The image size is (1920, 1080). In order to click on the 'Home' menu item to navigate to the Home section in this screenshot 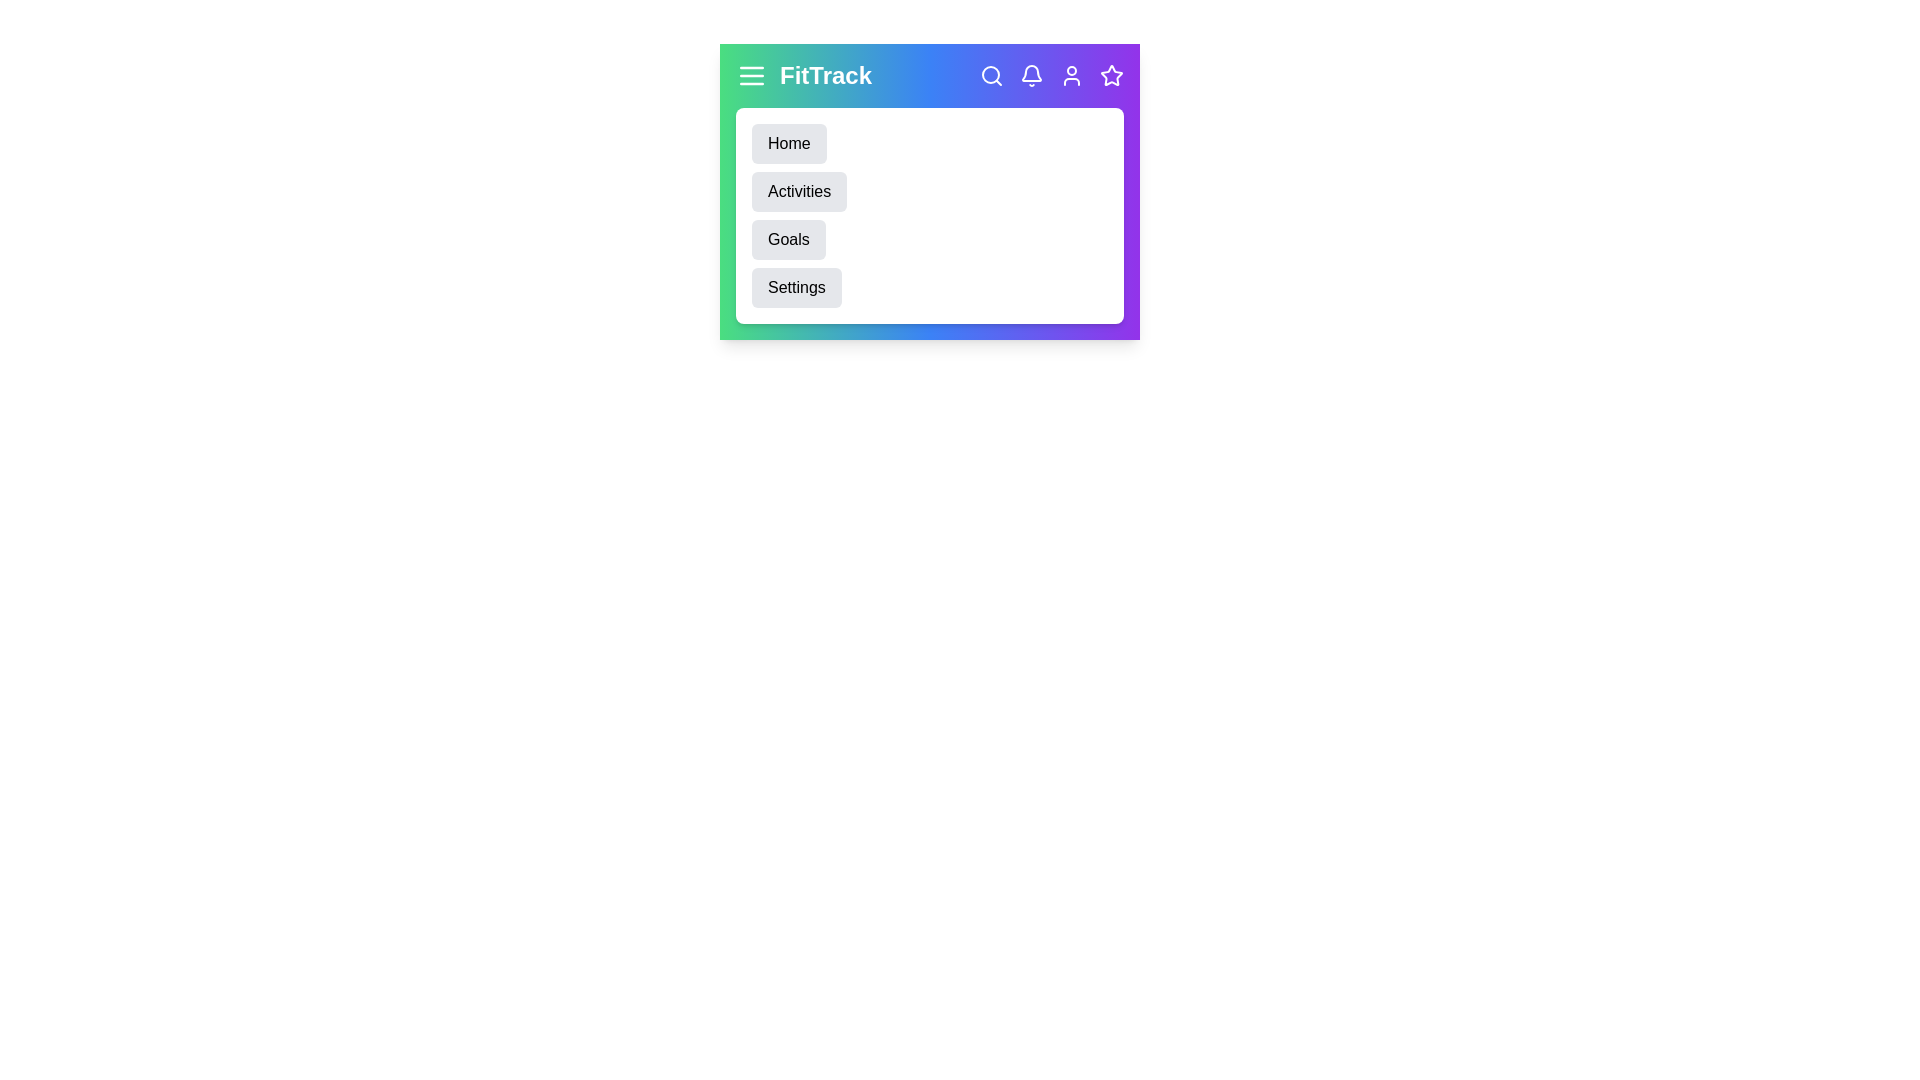, I will do `click(787, 142)`.